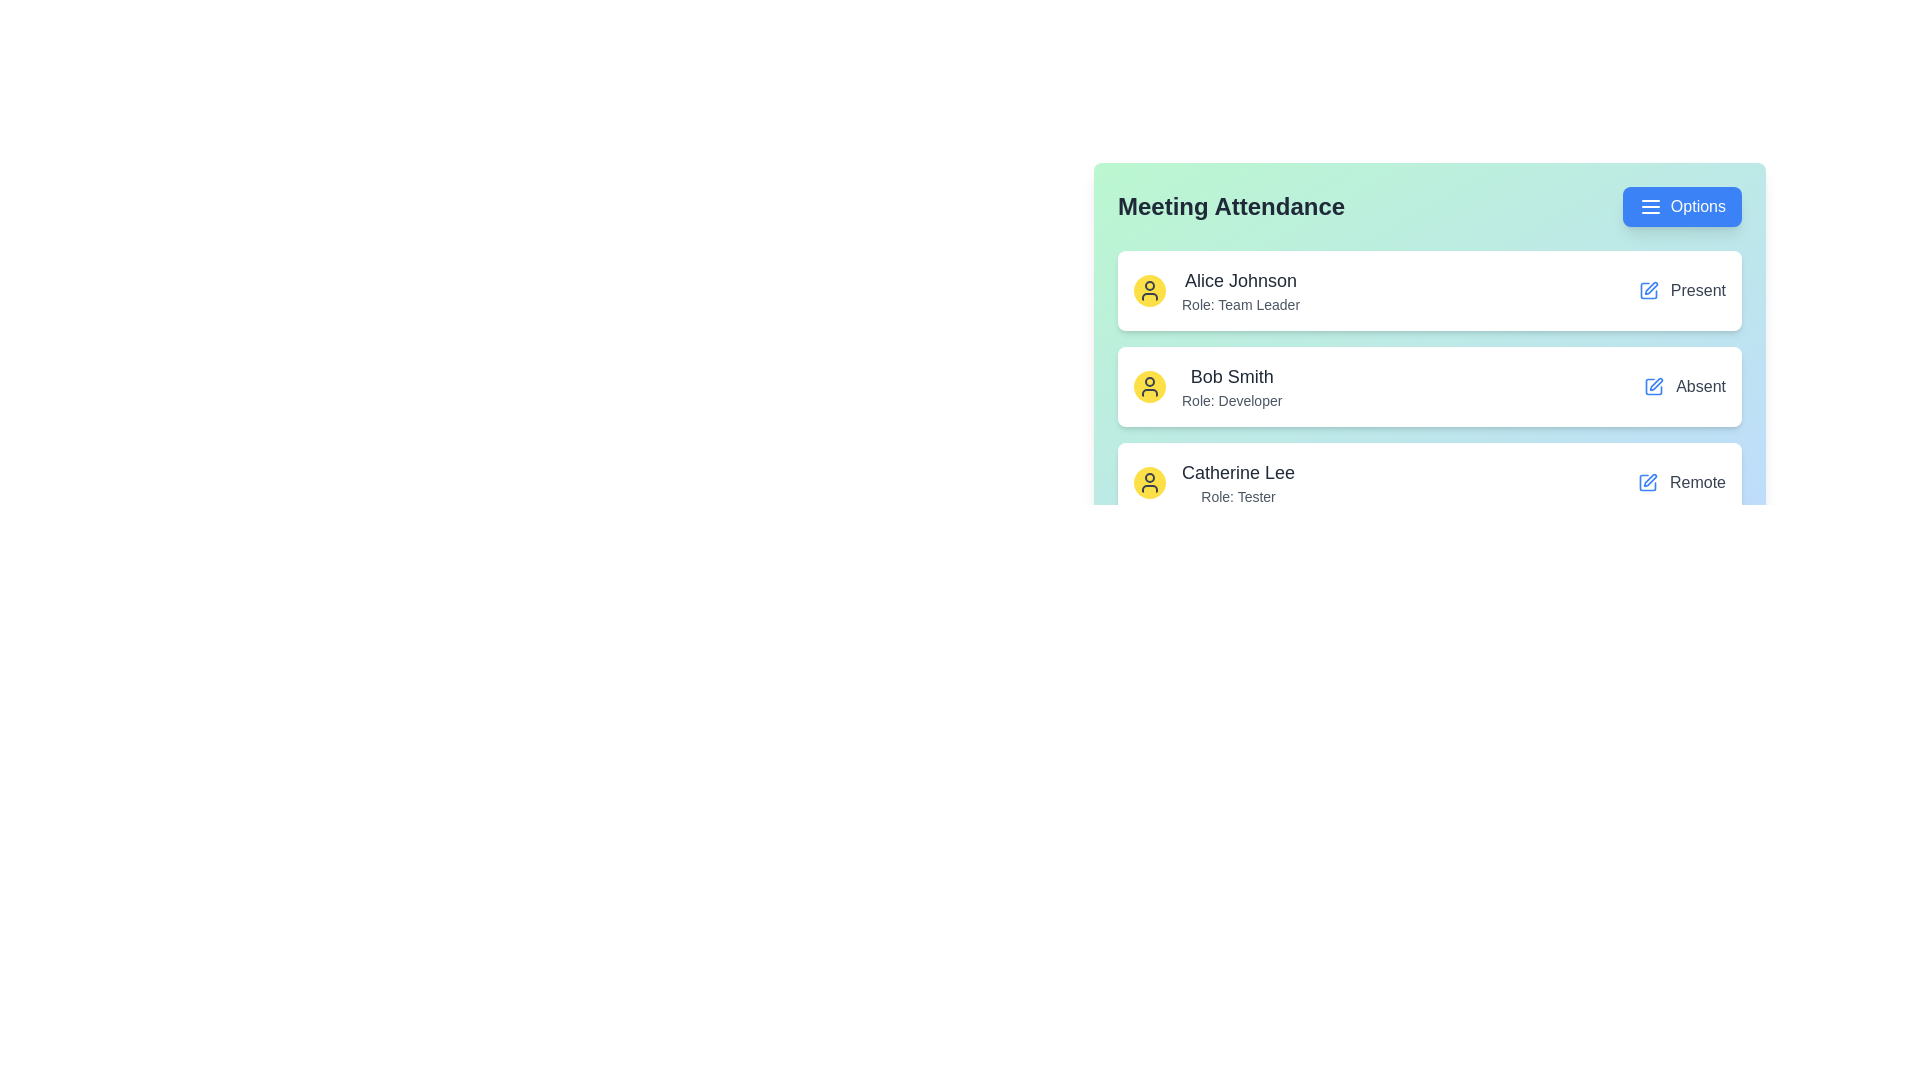  I want to click on information displayed on the Informative card section for 'Bob Smith', which includes his name in bold and role as 'Developer' in gray font, so click(1207, 386).